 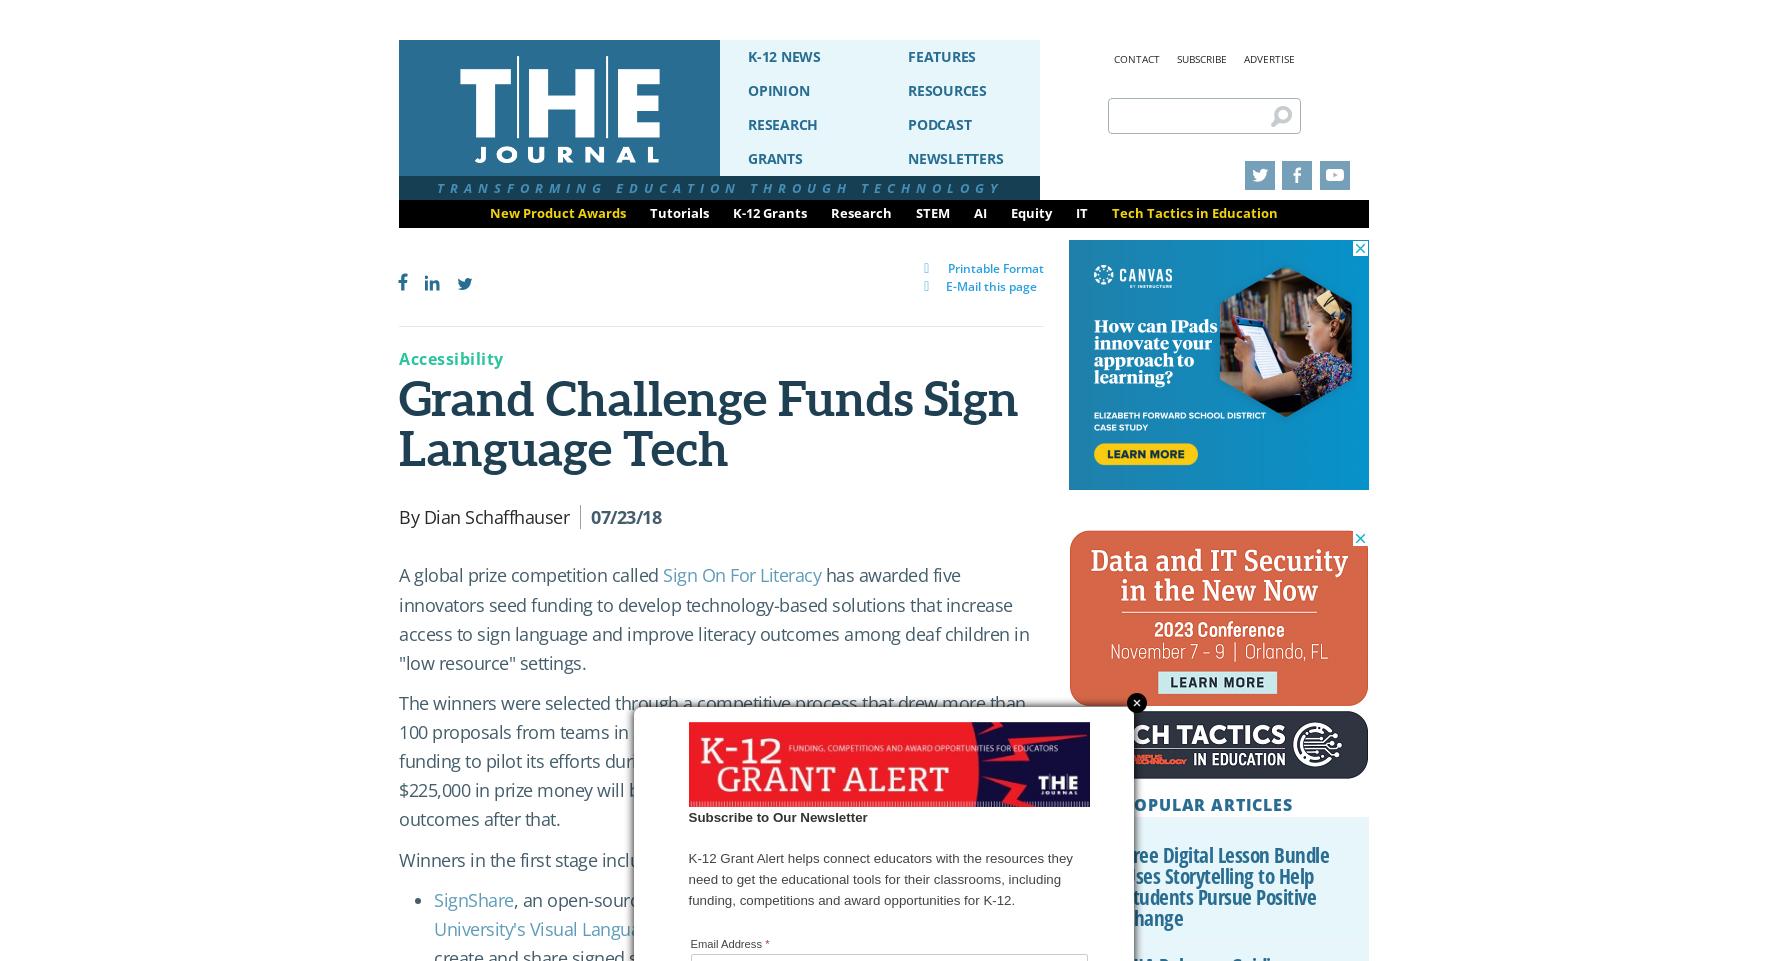 I want to click on 'New Product Awards', so click(x=556, y=212).